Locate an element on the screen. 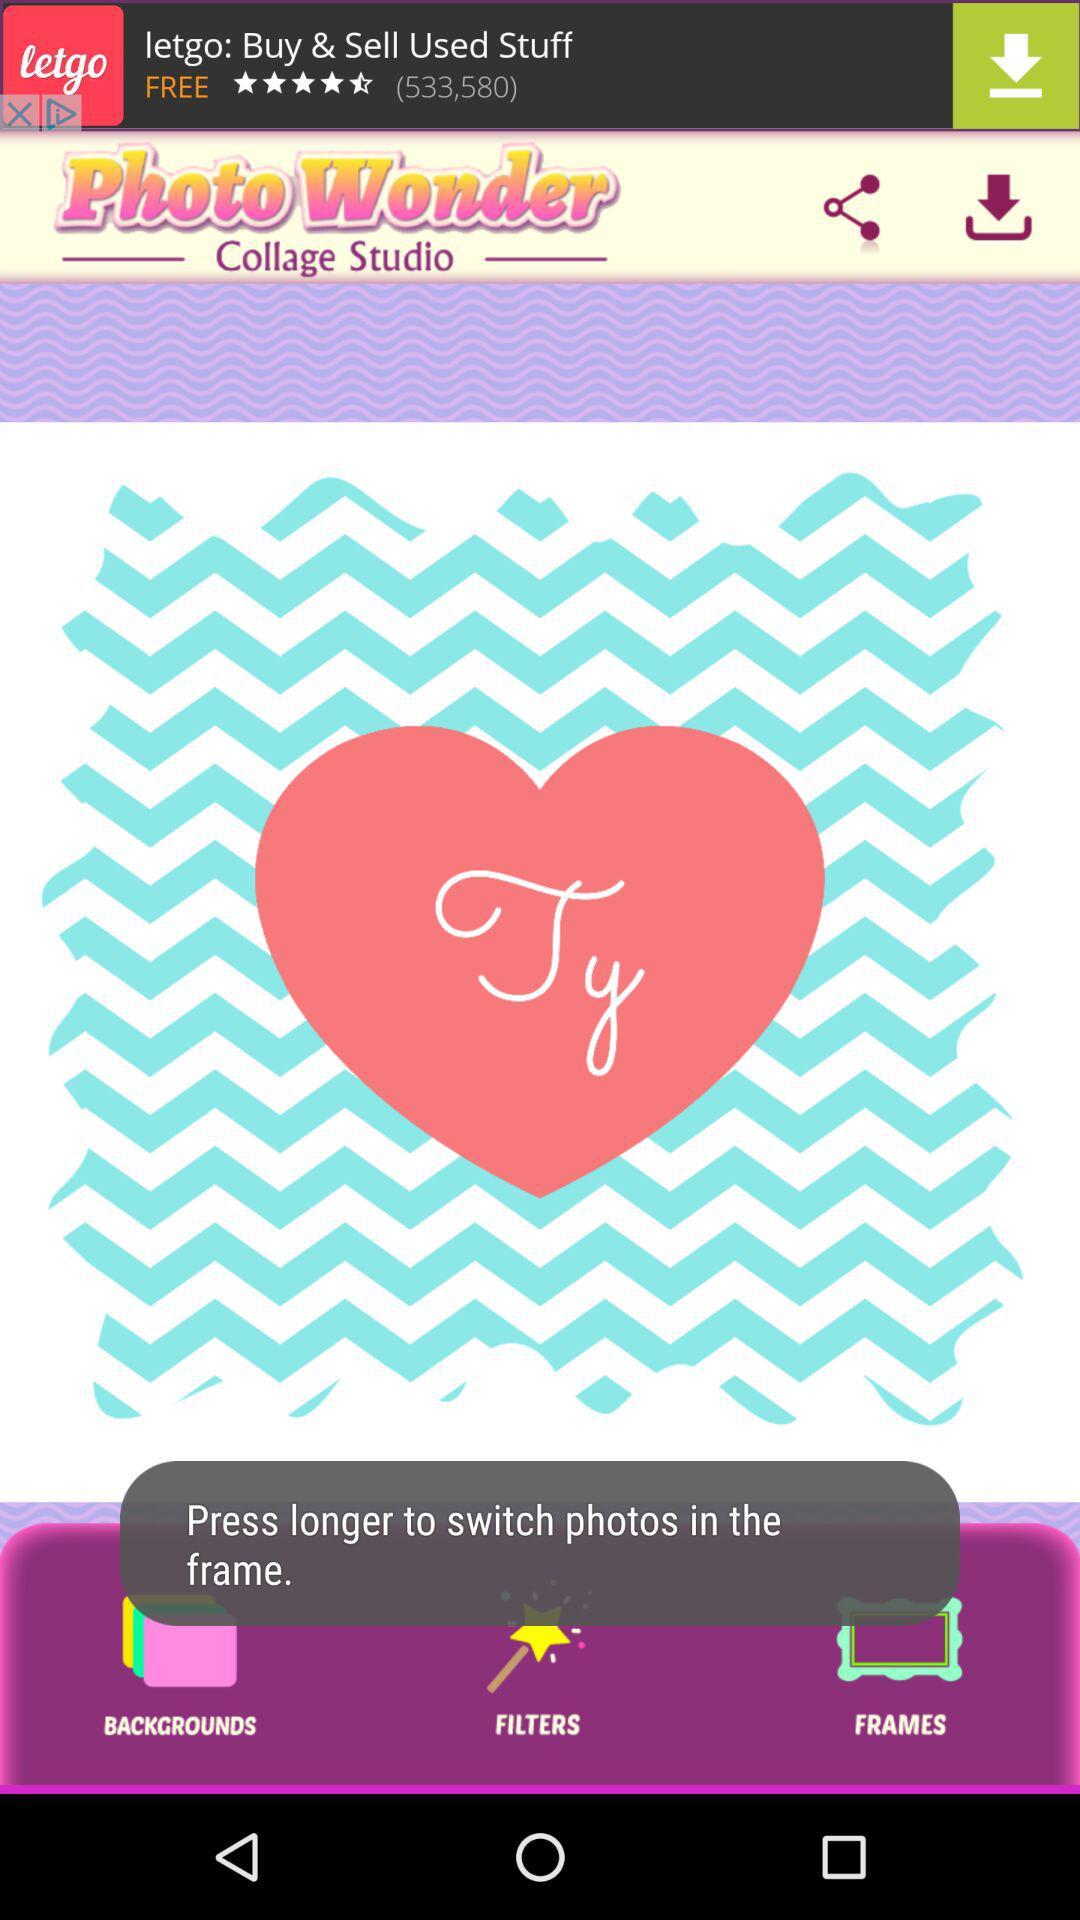  filters to image is located at coordinates (538, 1658).